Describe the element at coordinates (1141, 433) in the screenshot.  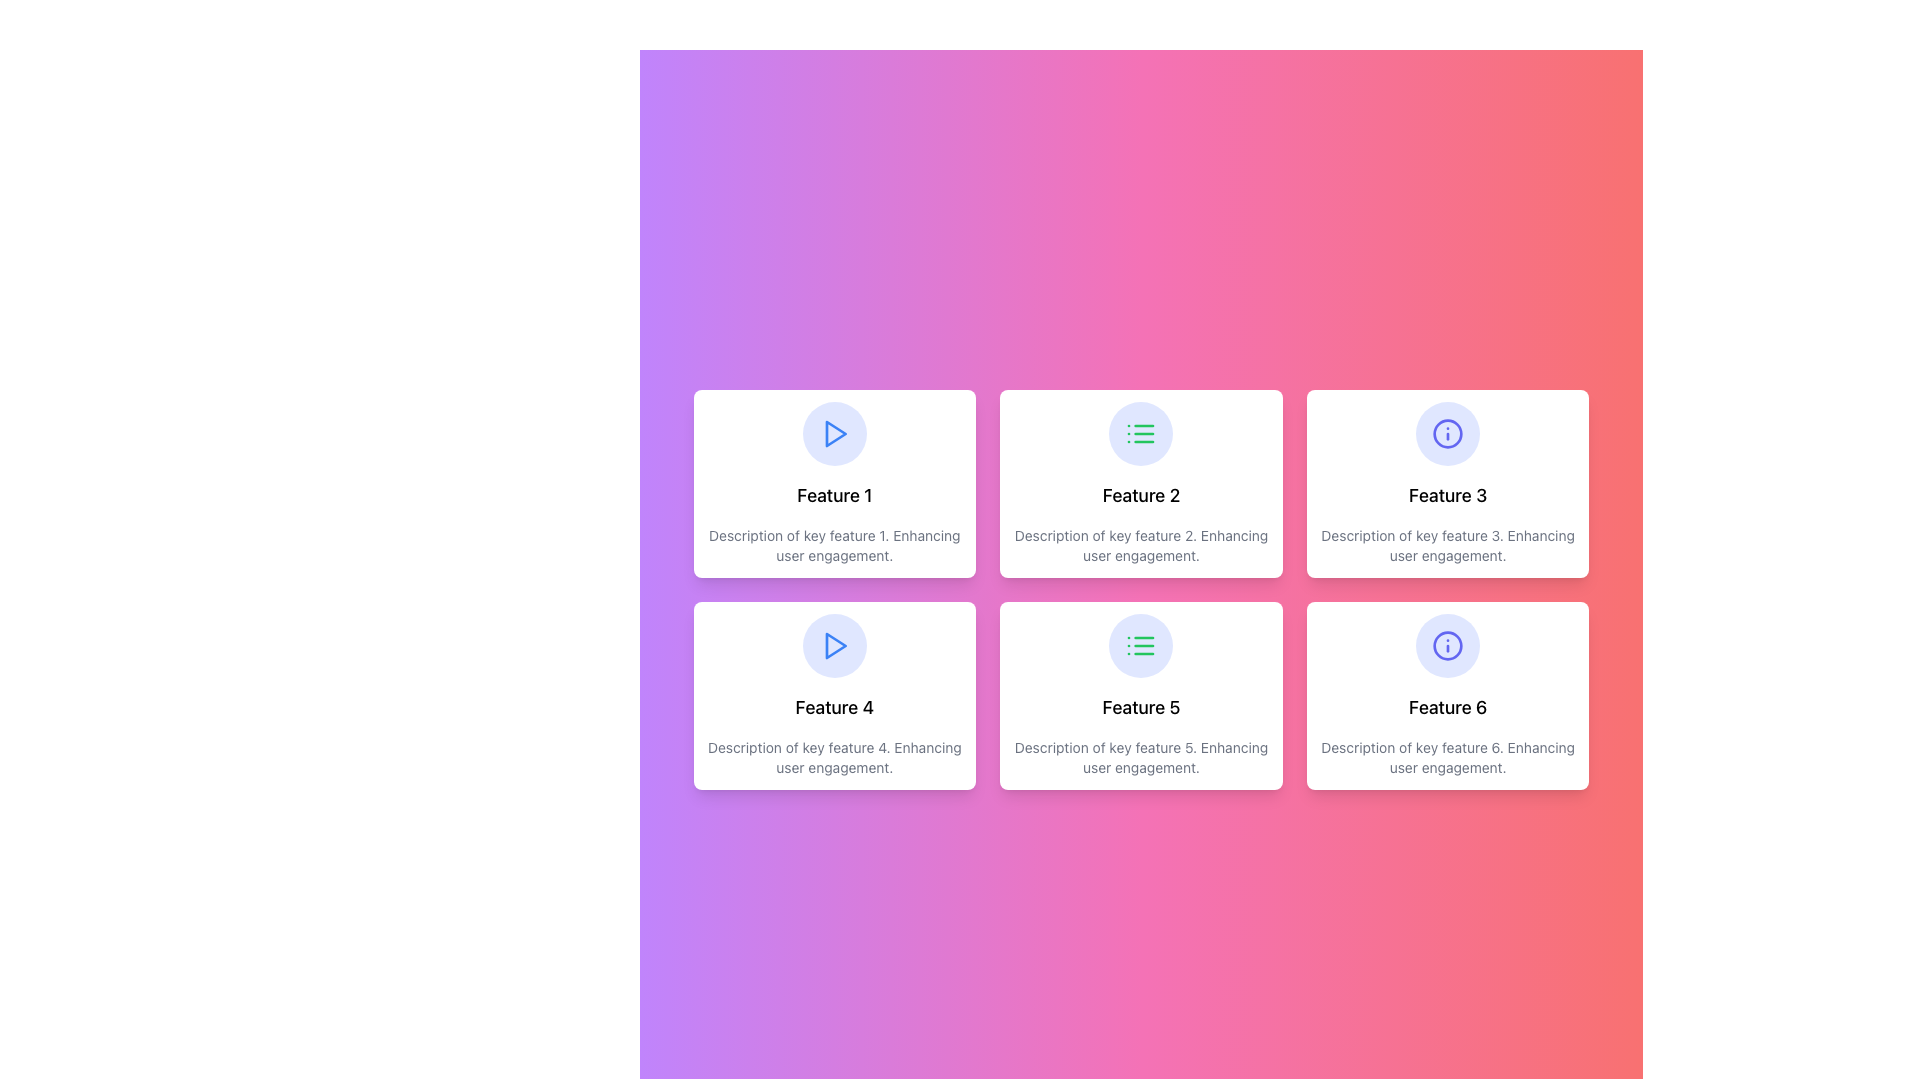
I see `the circular icon with a light indigo background and a green list symbol located at the top-center of the 'Feature 2' card` at that location.